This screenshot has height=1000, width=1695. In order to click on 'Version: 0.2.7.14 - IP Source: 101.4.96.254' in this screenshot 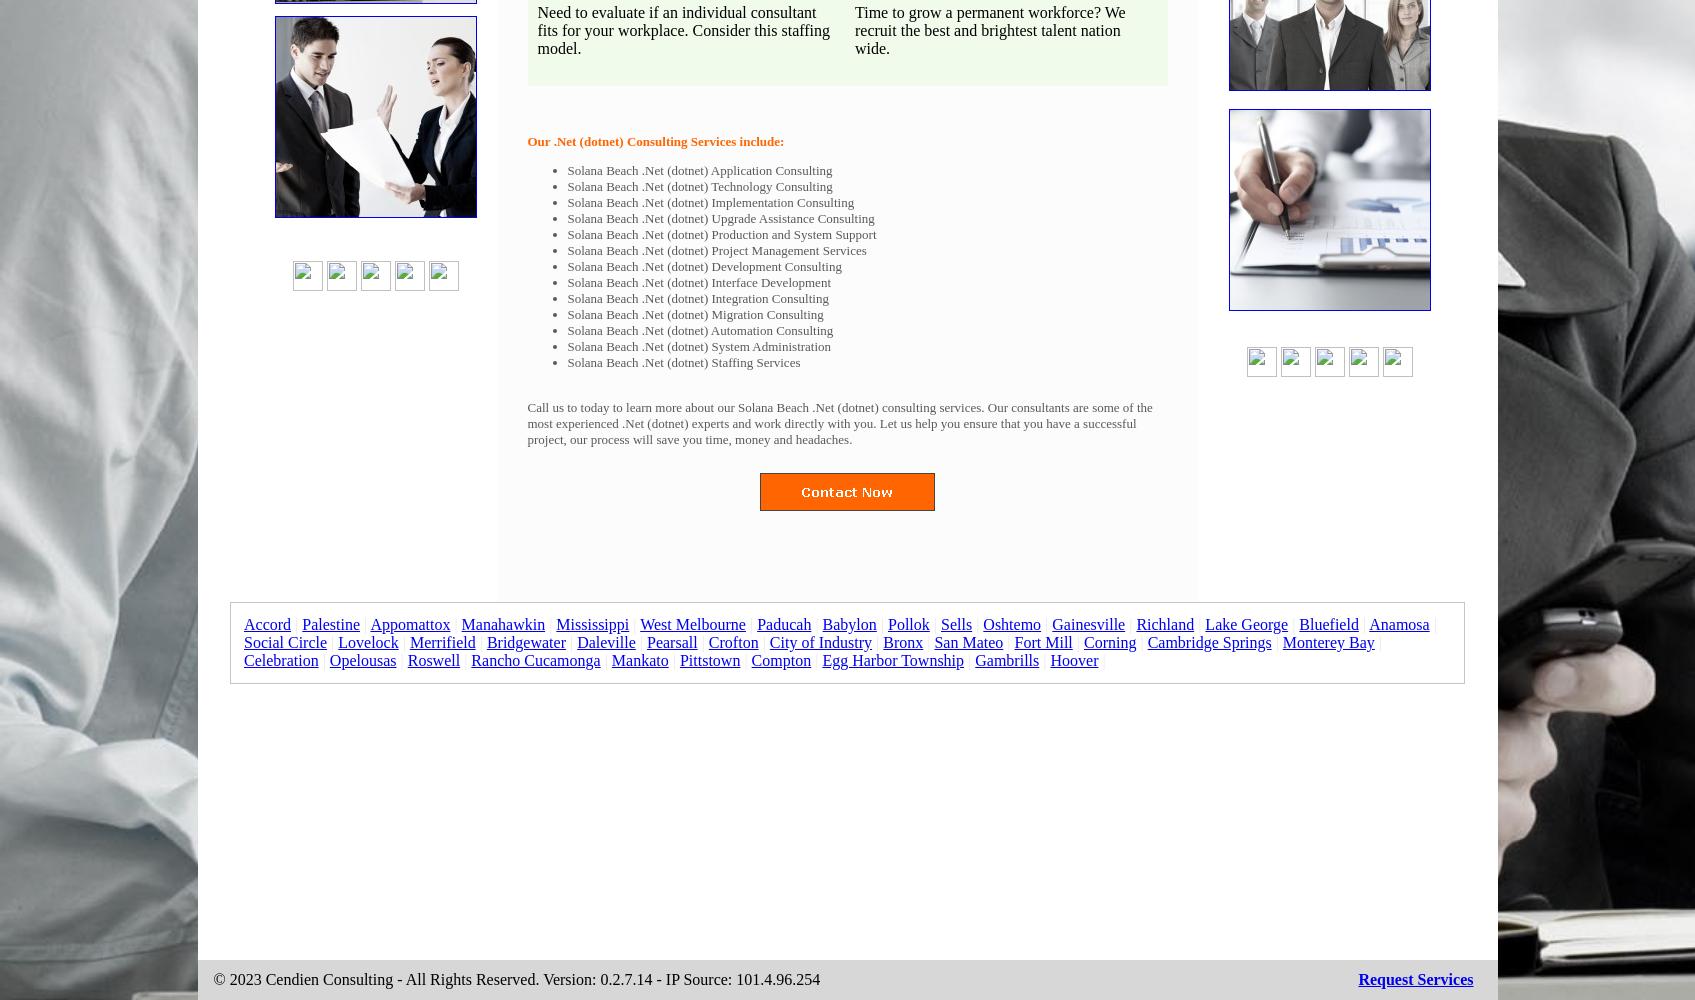, I will do `click(681, 978)`.